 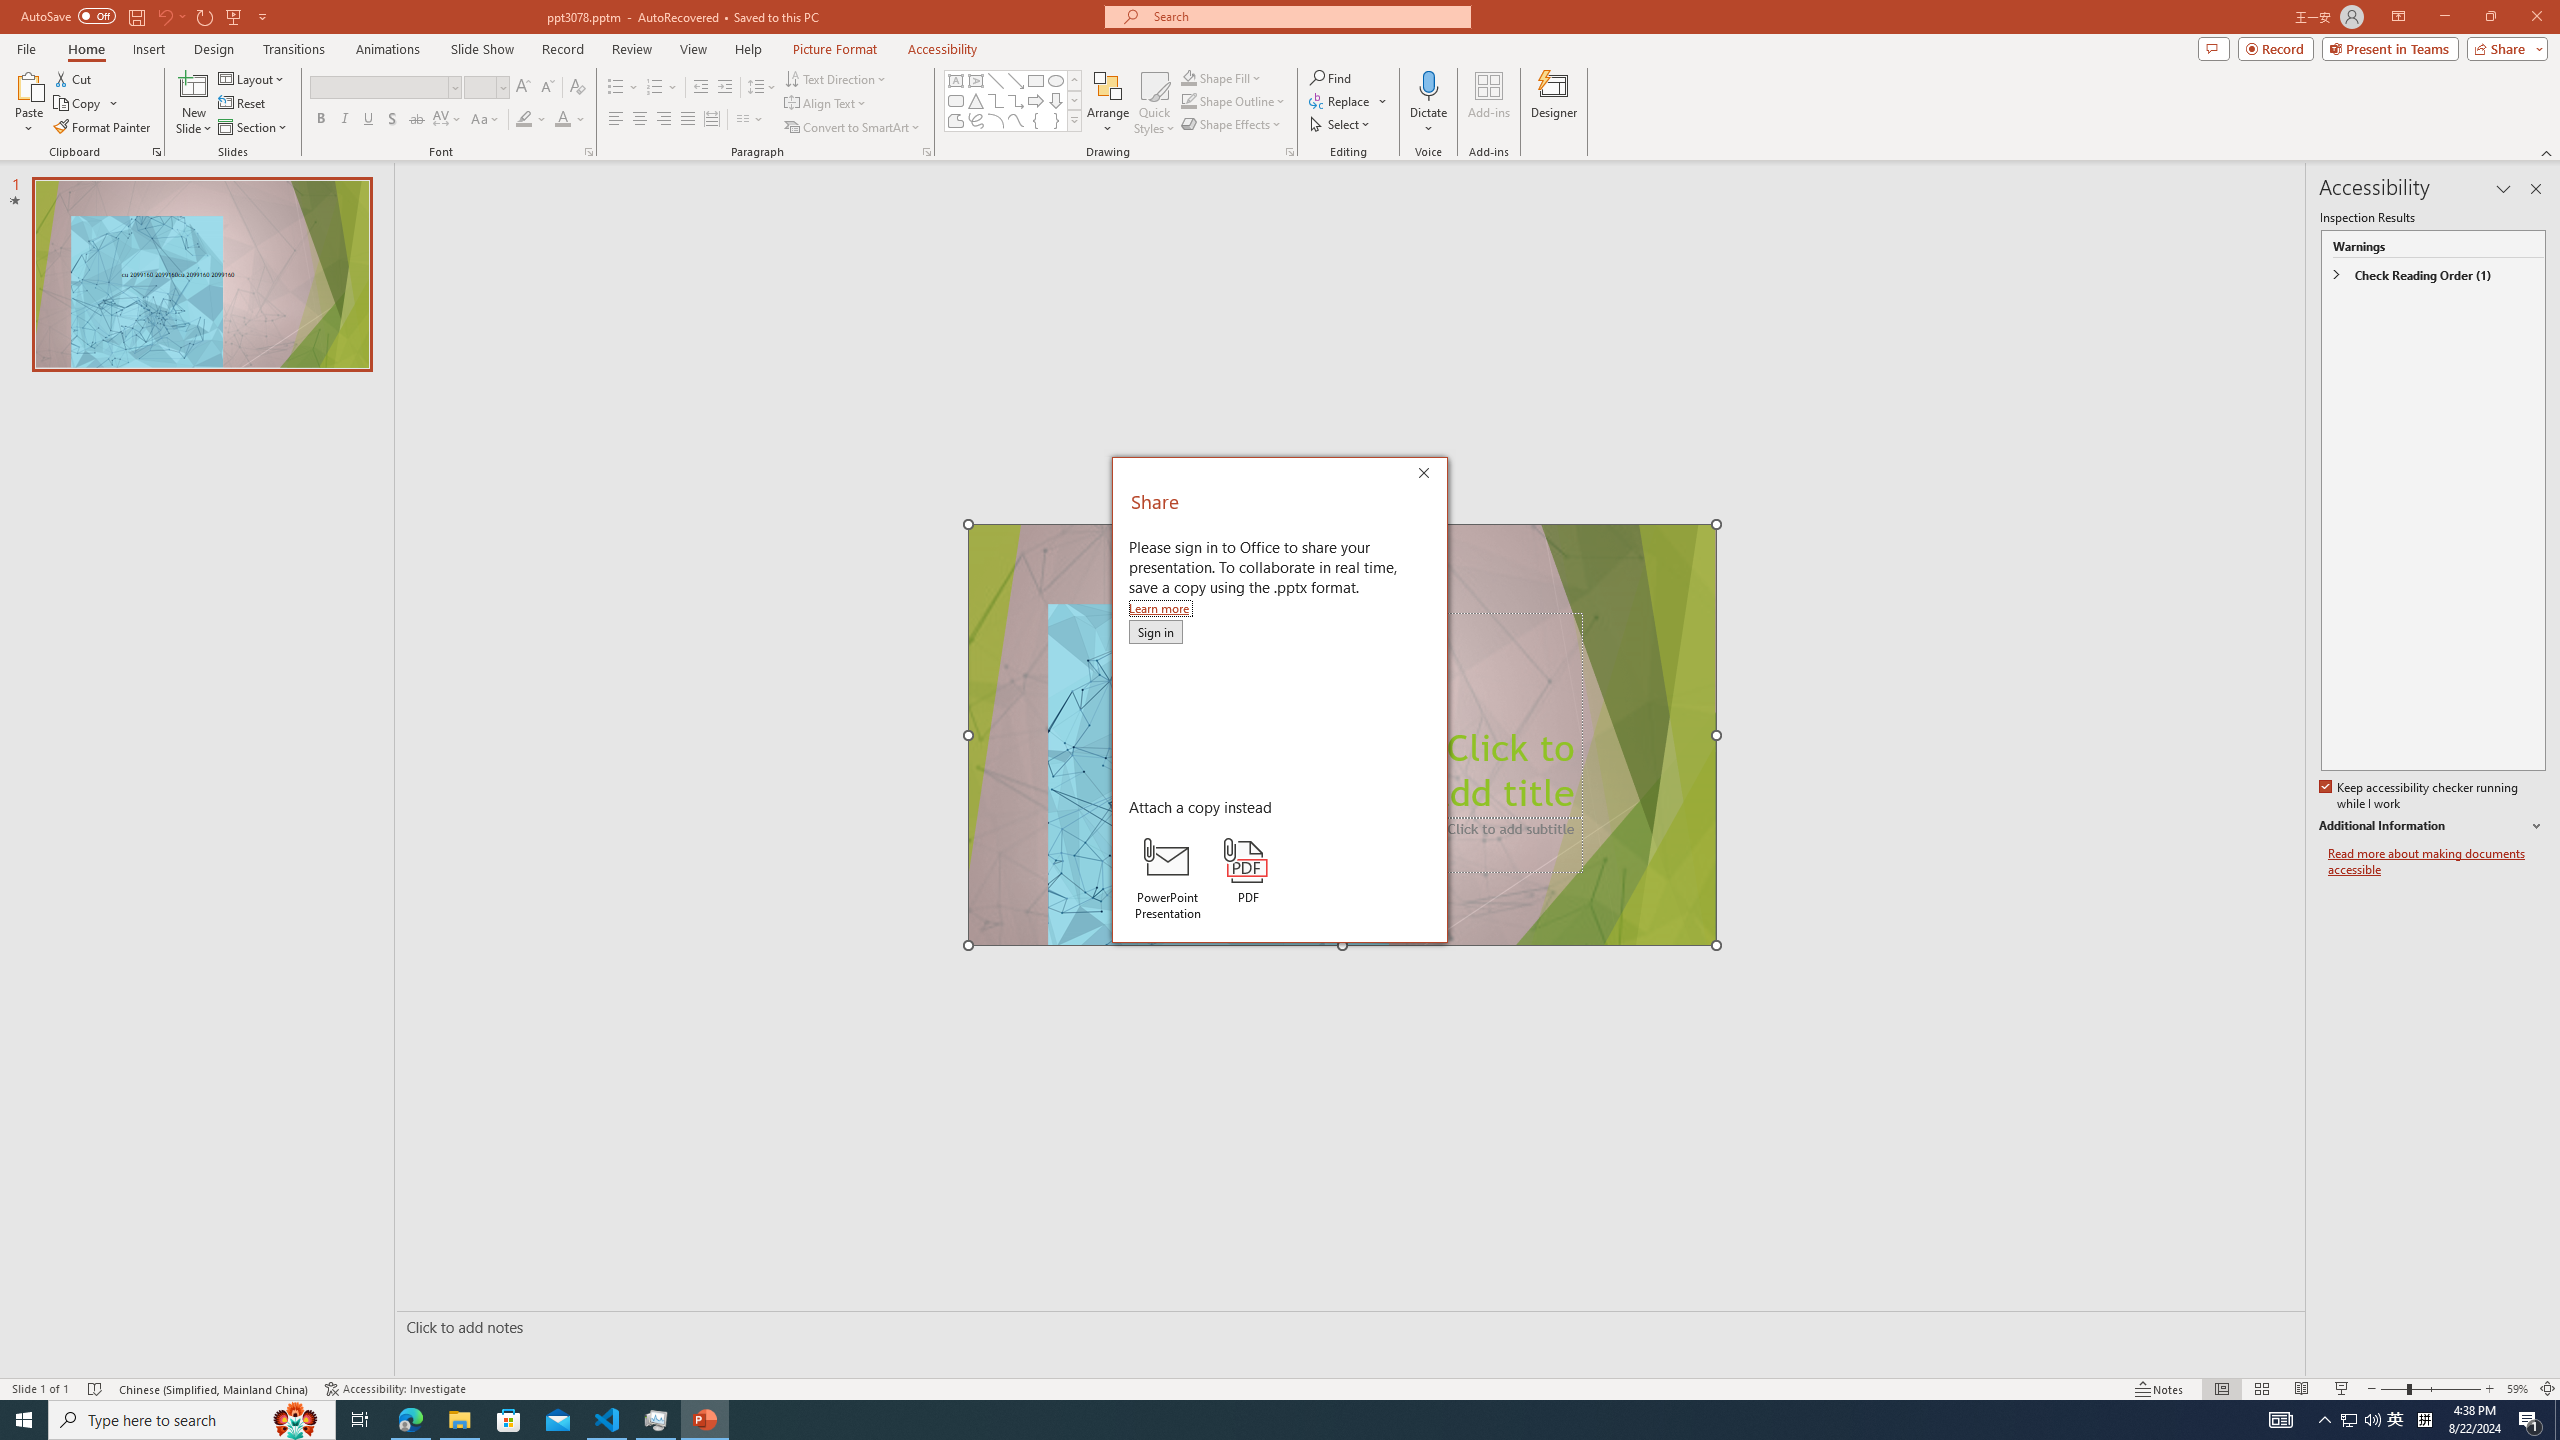 I want to click on 'Task Manager - 1 running window', so click(x=656, y=1418).